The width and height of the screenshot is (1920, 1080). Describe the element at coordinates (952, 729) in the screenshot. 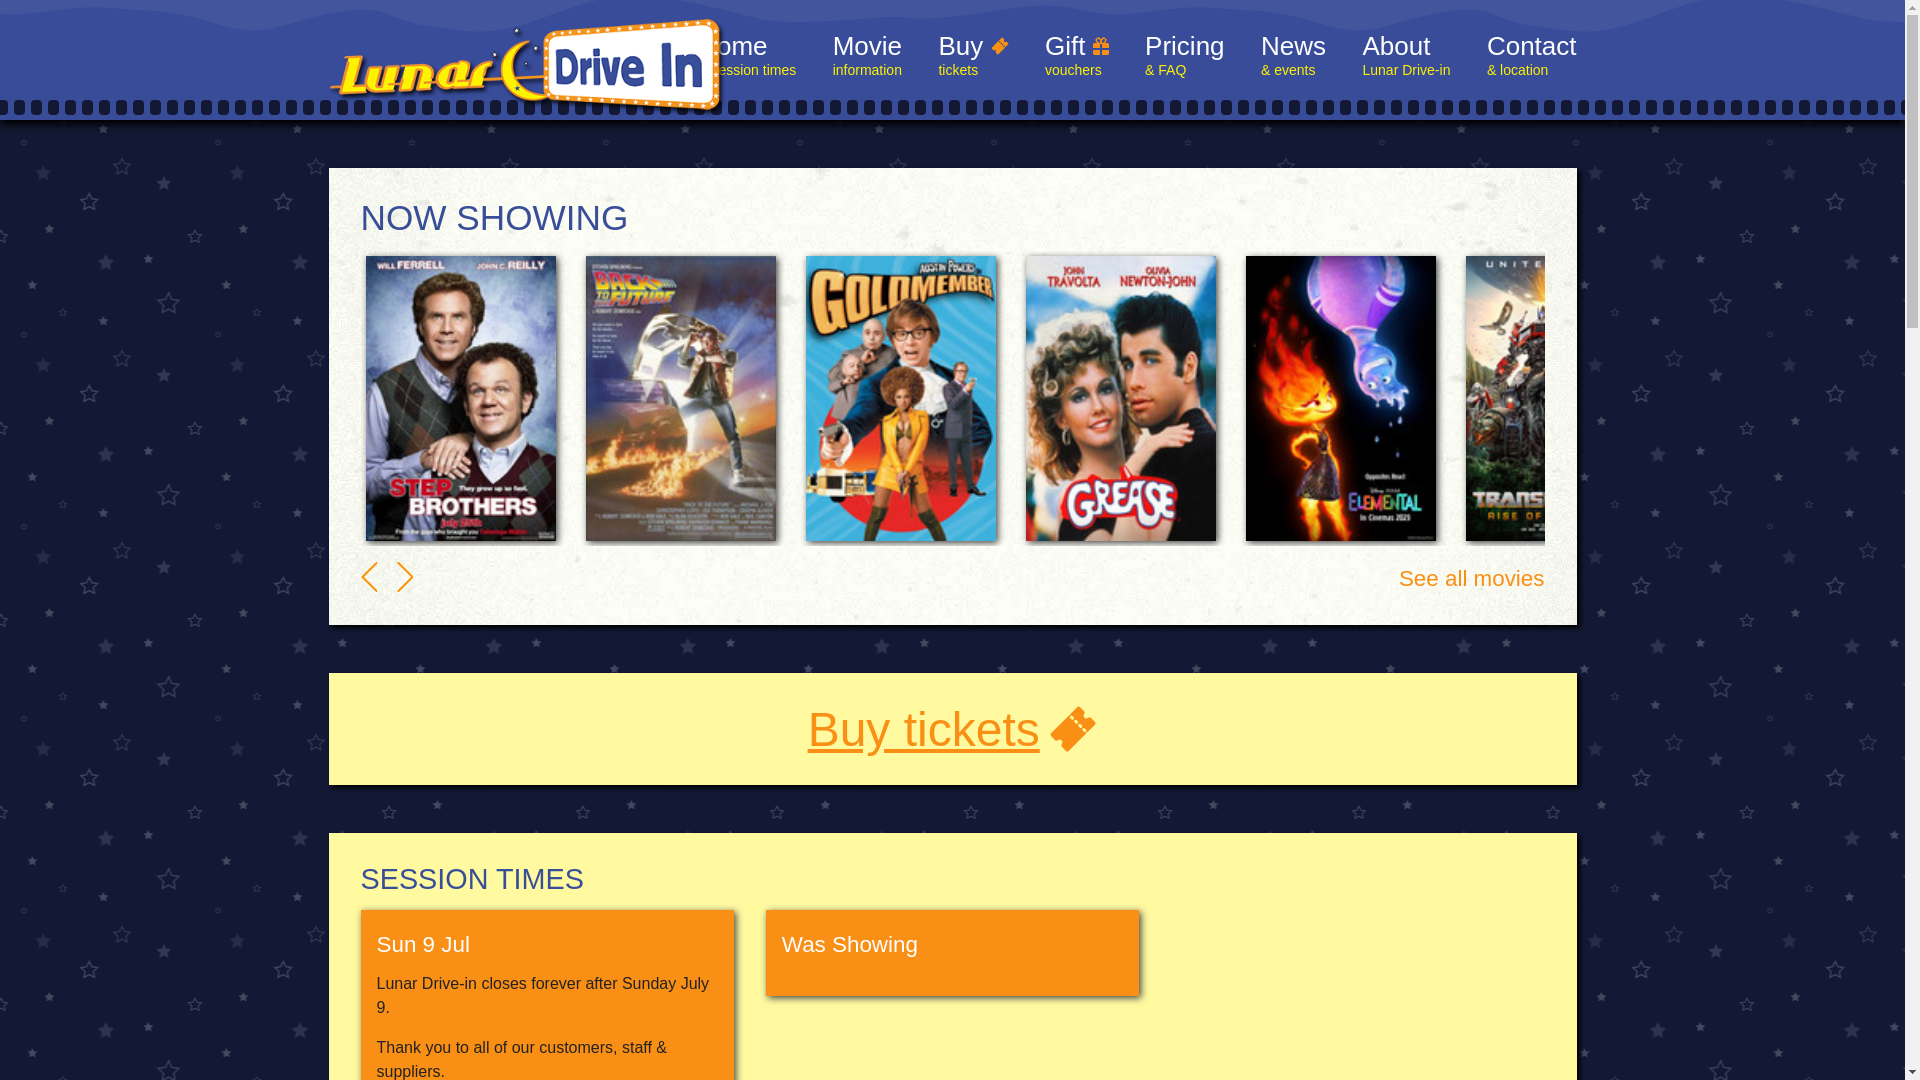

I see `'Buy tickets'` at that location.